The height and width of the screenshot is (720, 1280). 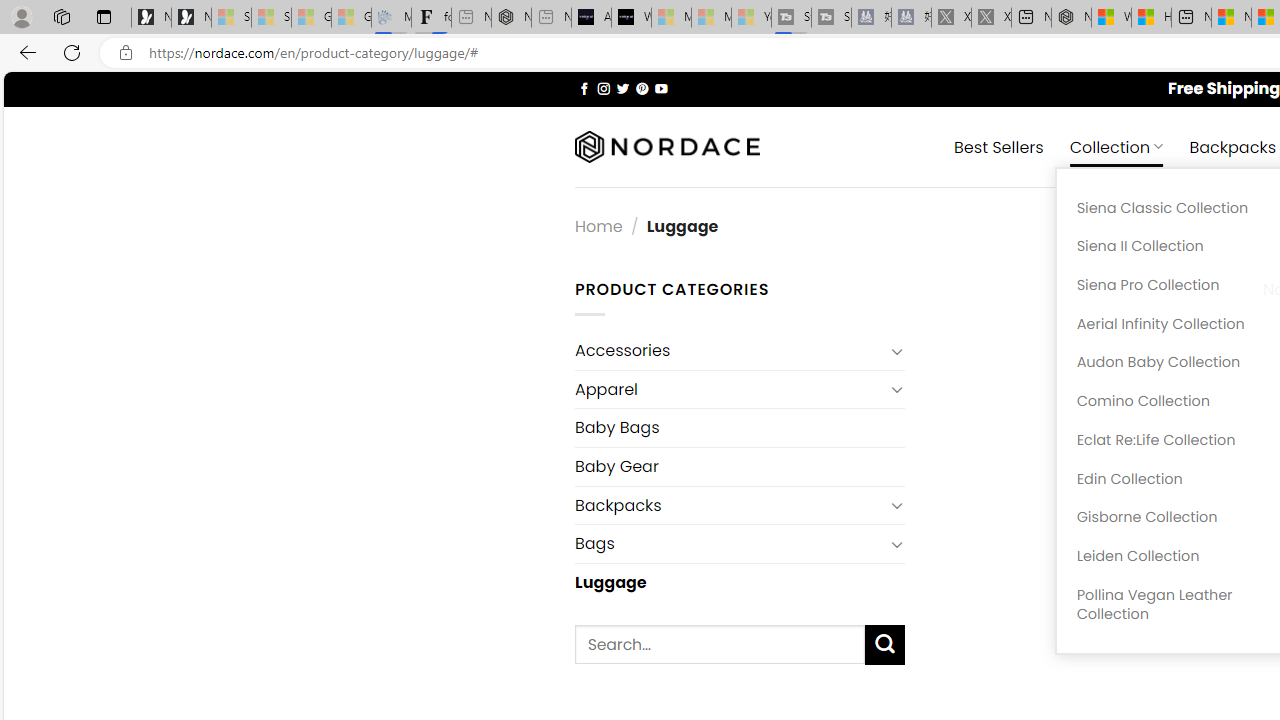 I want to click on 'Streaming Coverage | T3 - Sleeping', so click(x=790, y=17).